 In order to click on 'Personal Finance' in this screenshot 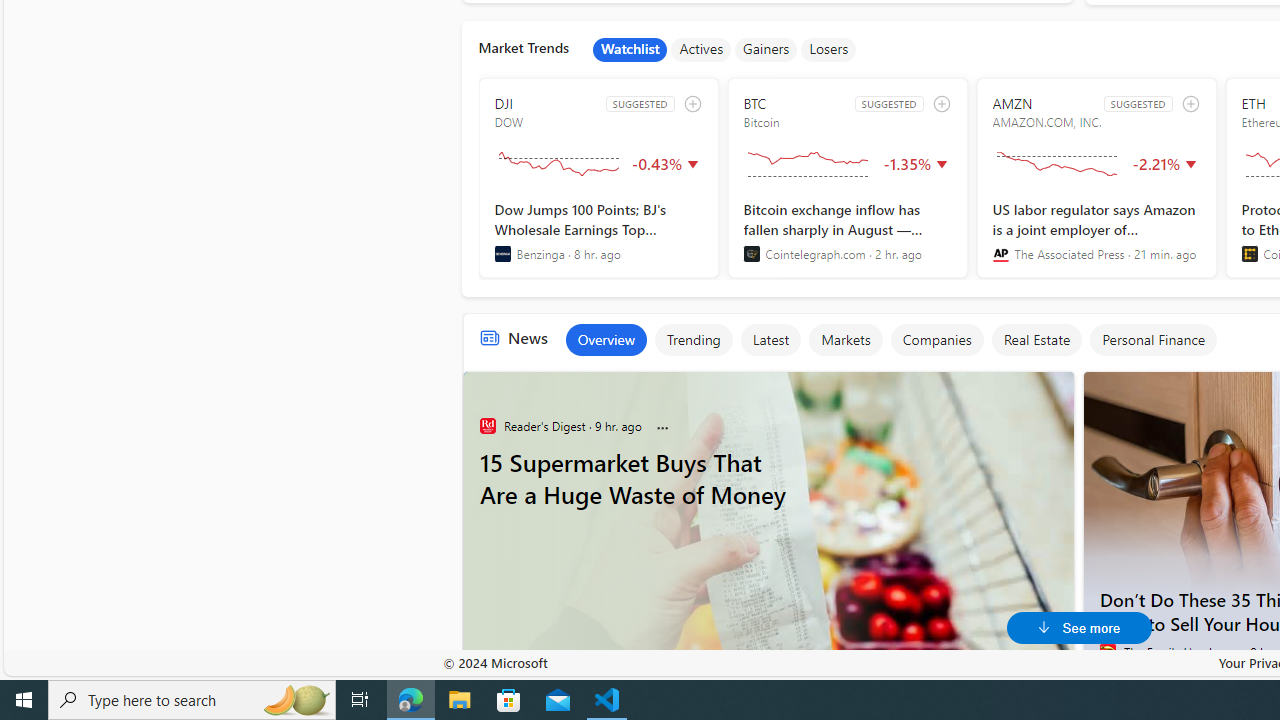, I will do `click(1153, 338)`.